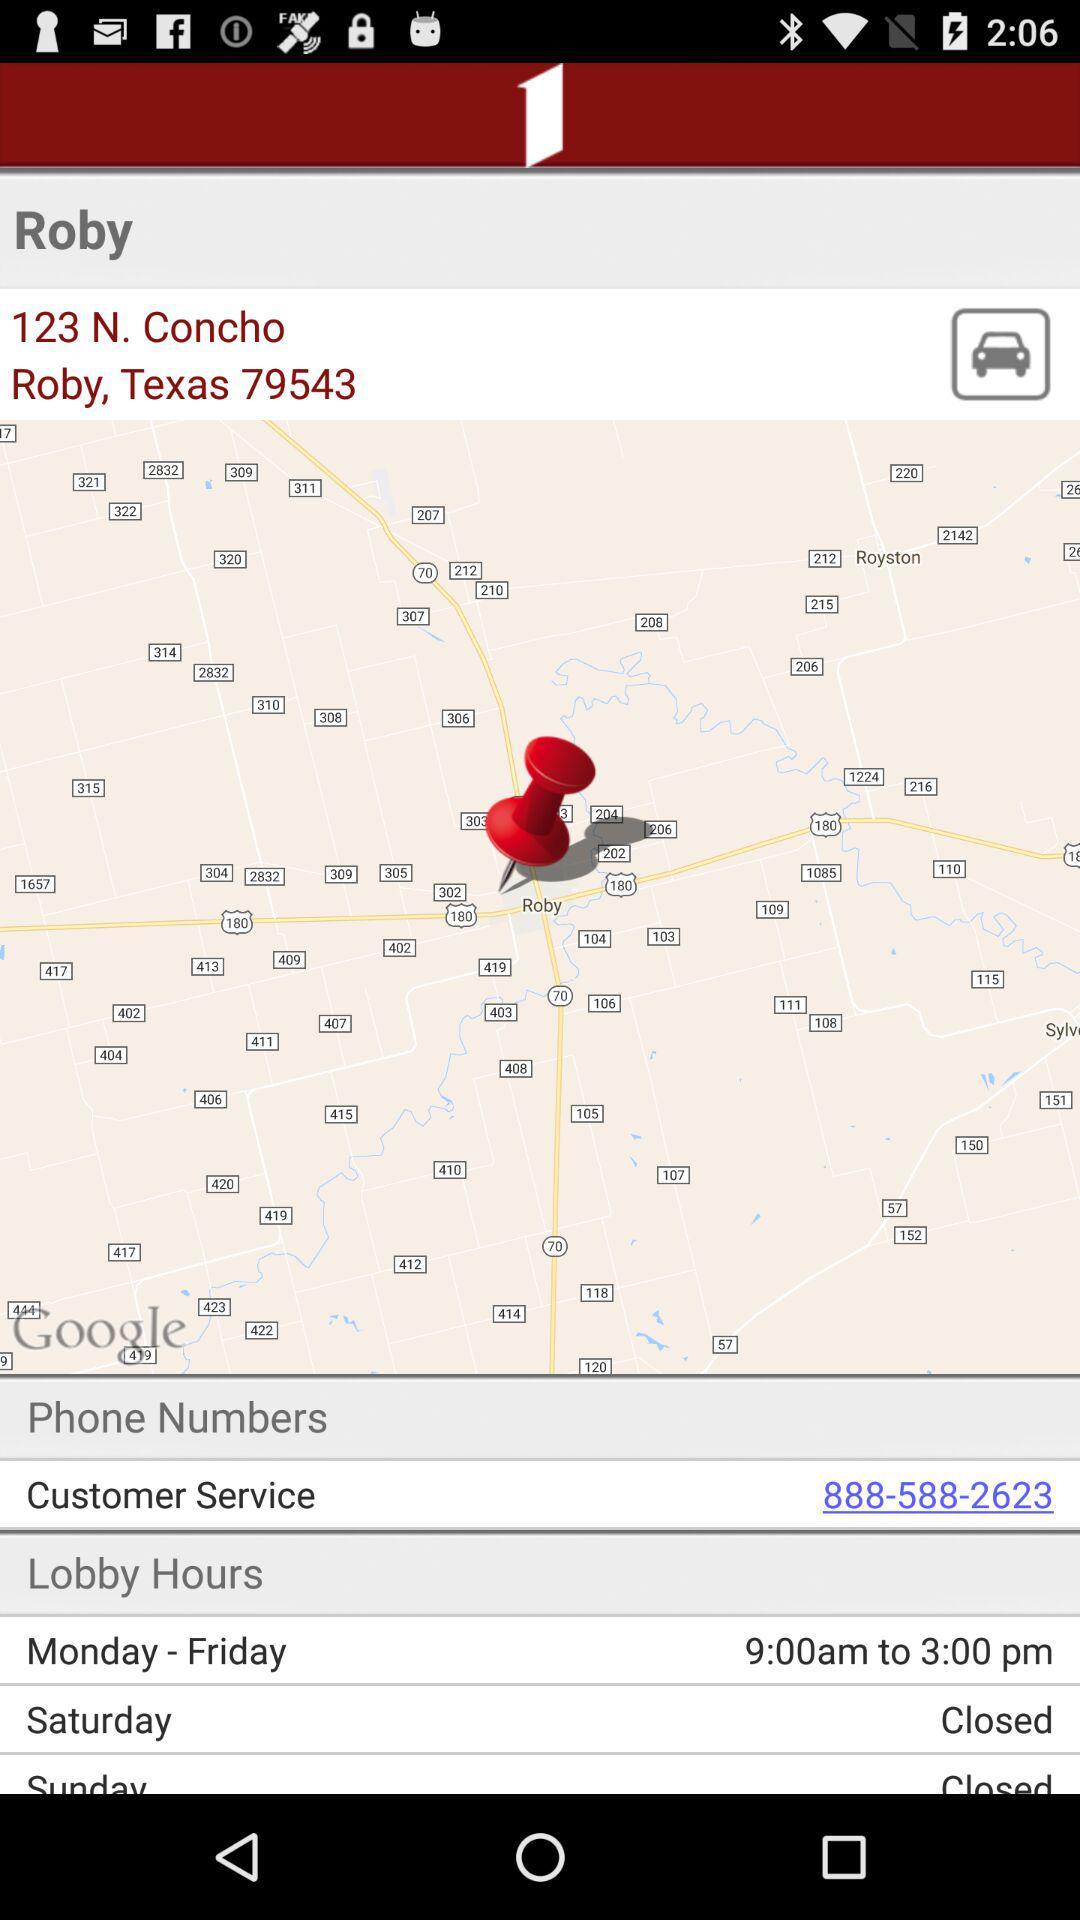  Describe the element at coordinates (783, 1650) in the screenshot. I see `the item above the saturday item` at that location.